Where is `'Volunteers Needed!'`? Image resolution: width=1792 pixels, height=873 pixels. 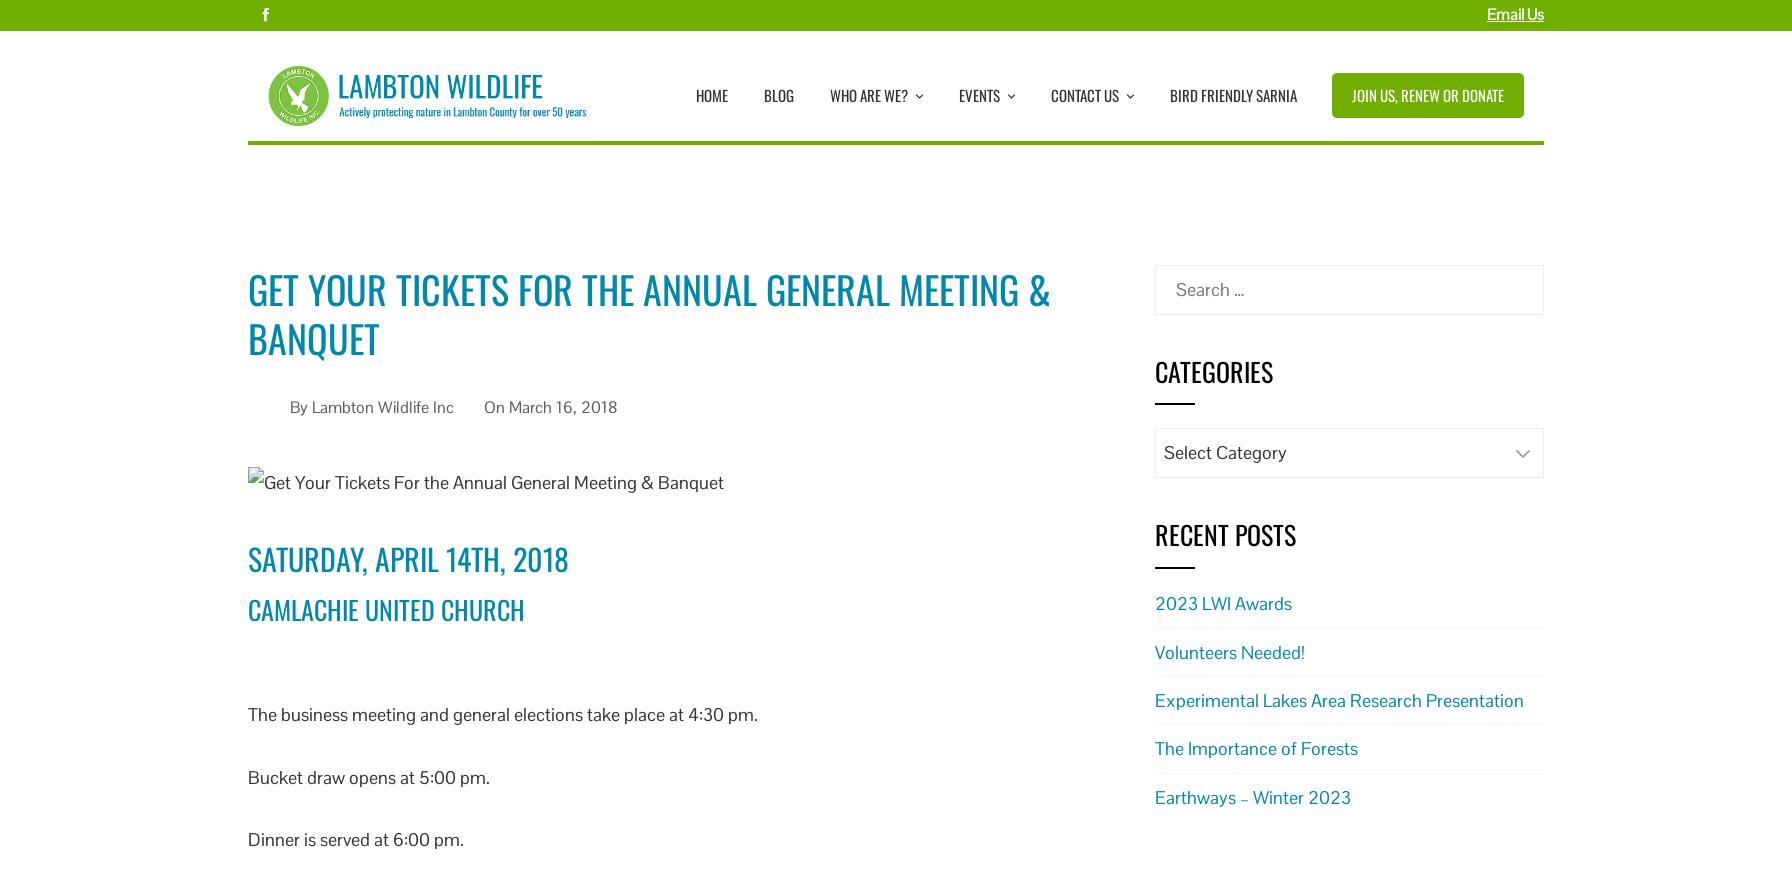
'Volunteers Needed!' is located at coordinates (1230, 651).